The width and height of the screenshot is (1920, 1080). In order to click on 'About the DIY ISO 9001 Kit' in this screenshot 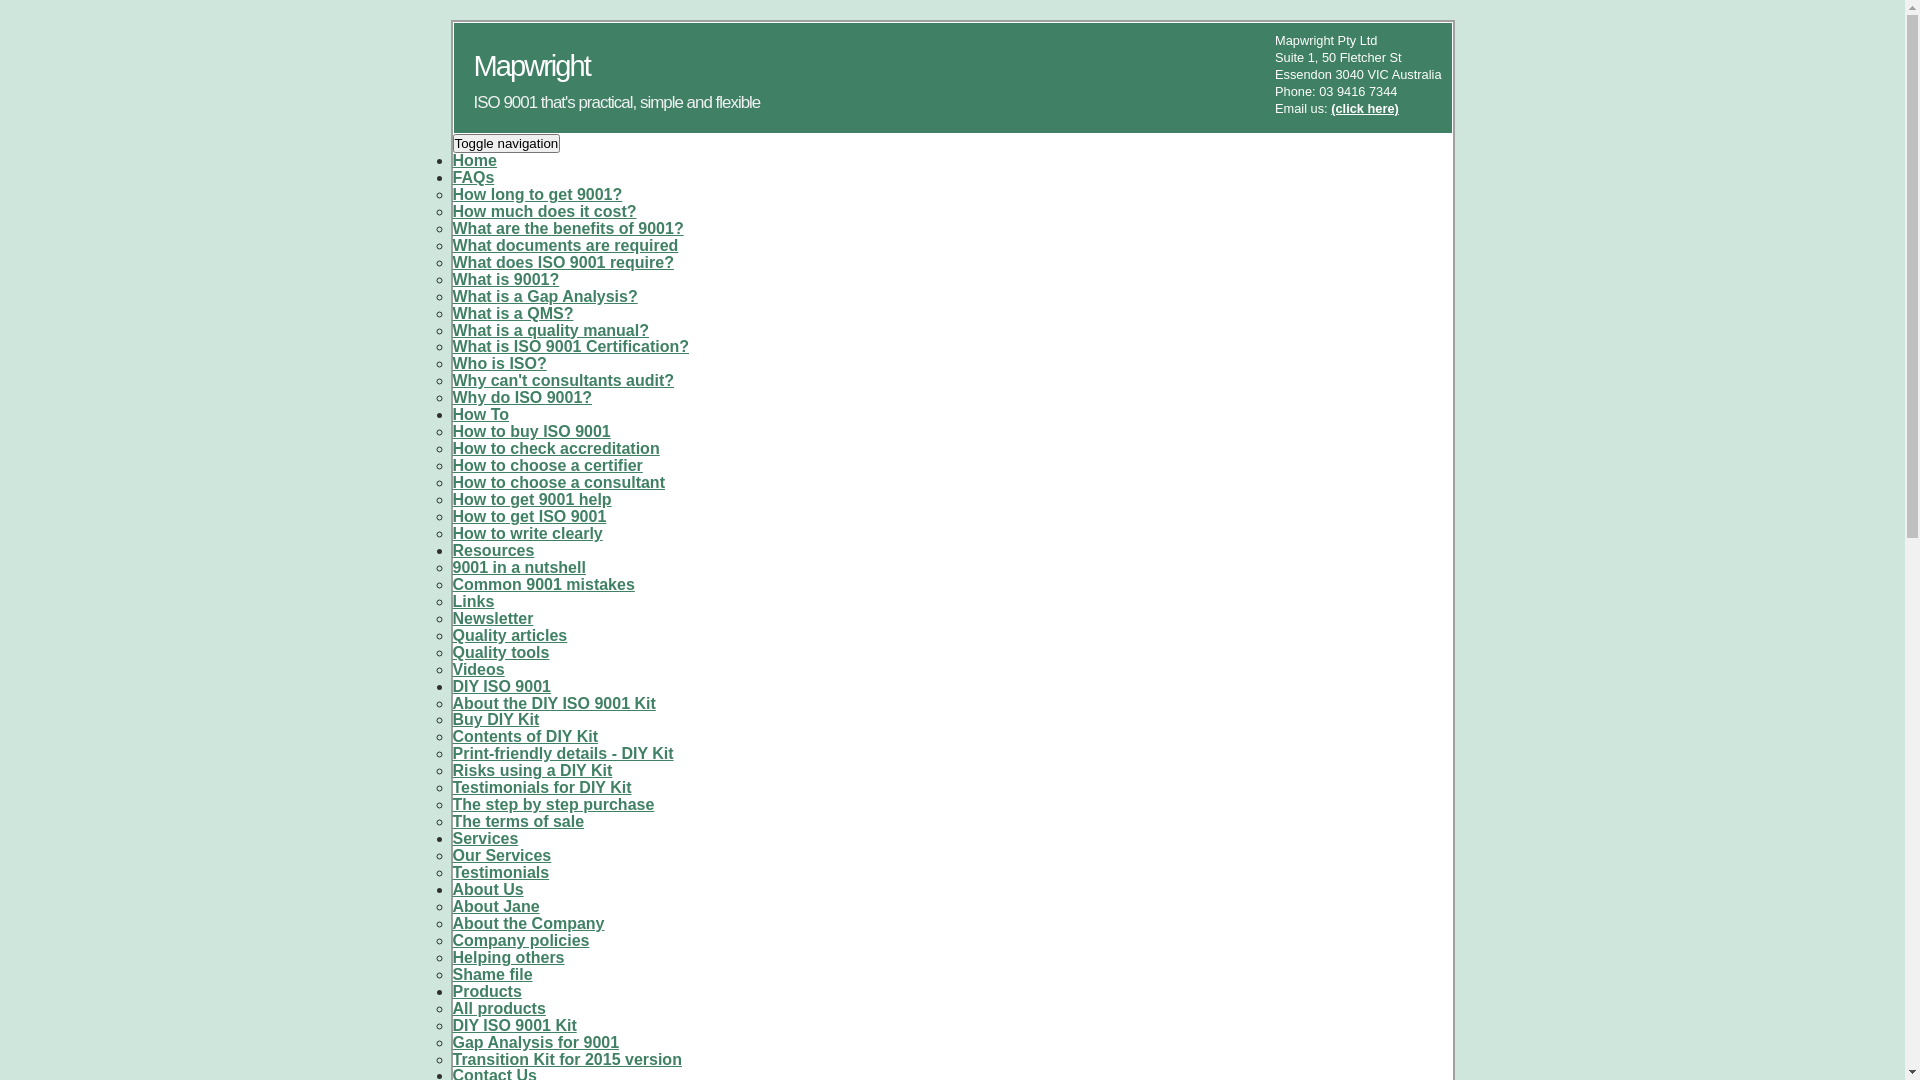, I will do `click(450, 701)`.